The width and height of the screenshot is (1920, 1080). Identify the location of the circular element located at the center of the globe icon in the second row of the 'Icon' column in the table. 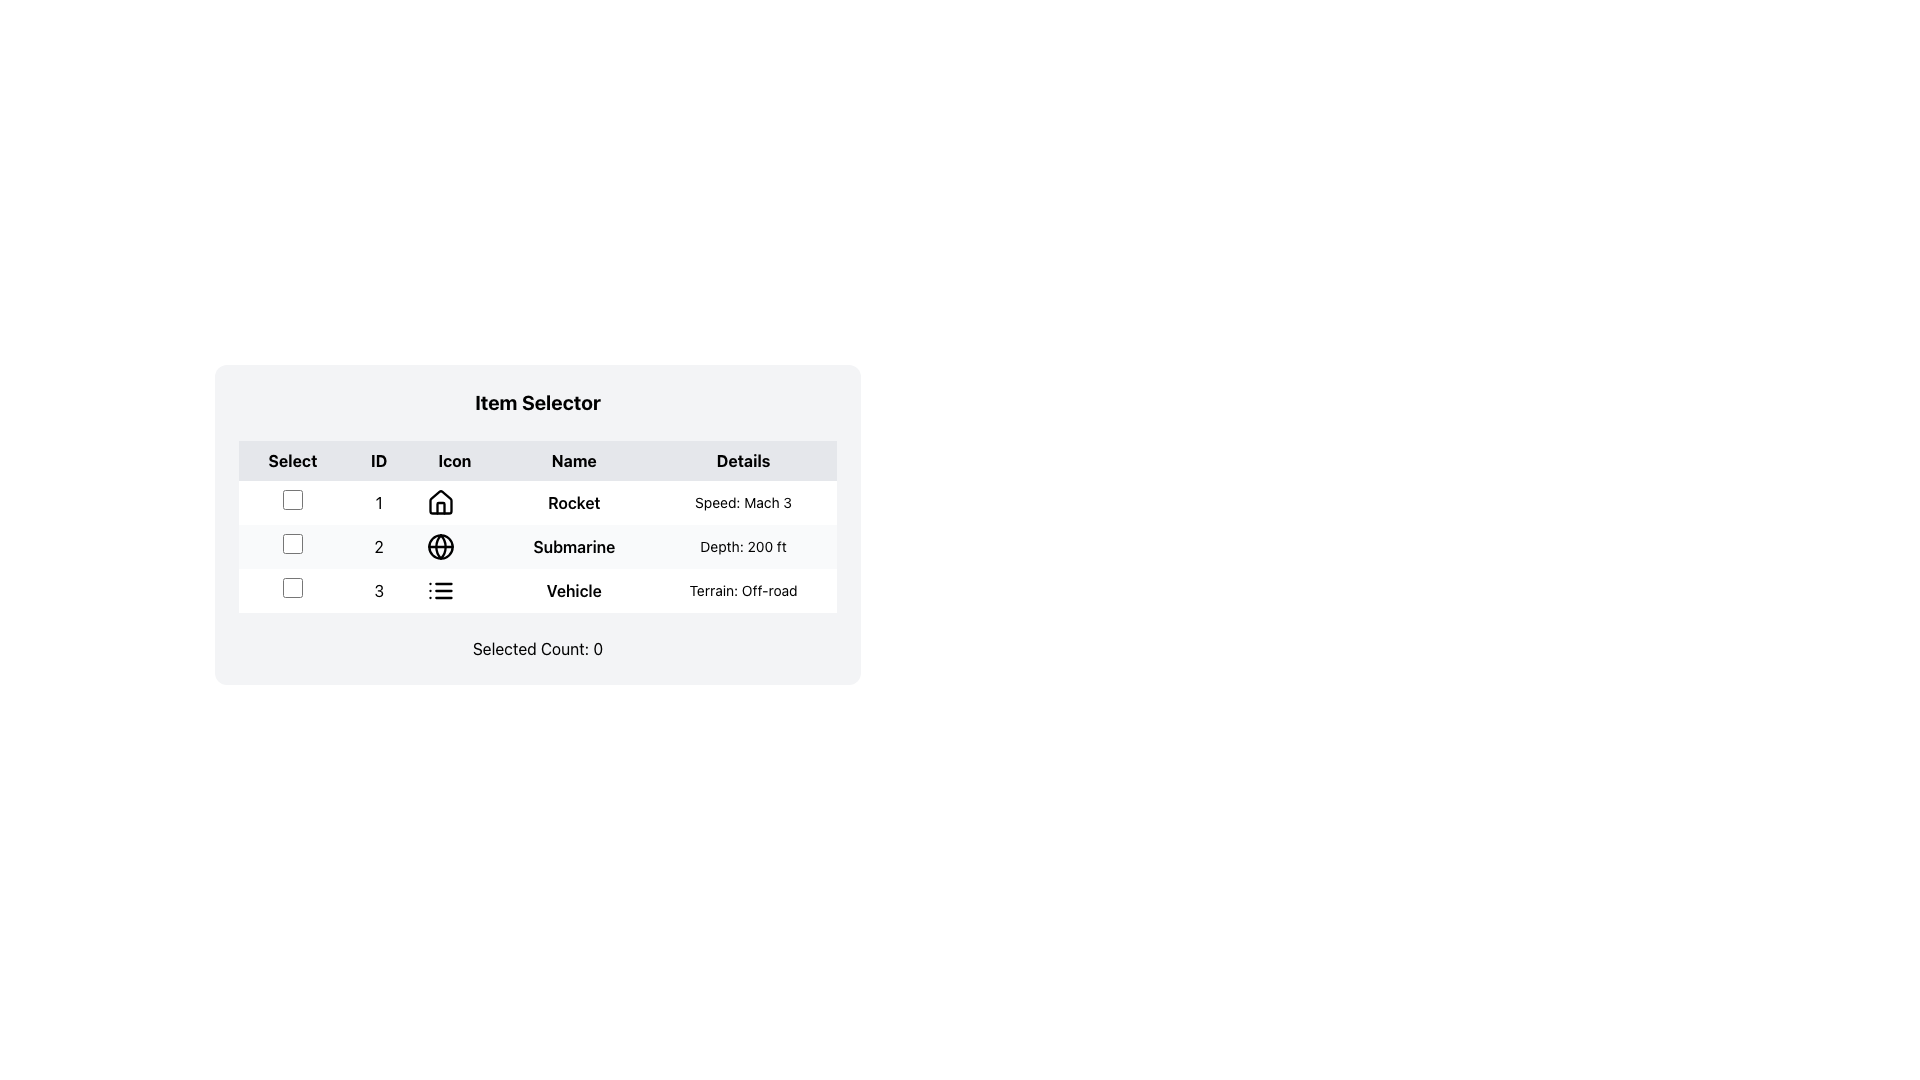
(440, 547).